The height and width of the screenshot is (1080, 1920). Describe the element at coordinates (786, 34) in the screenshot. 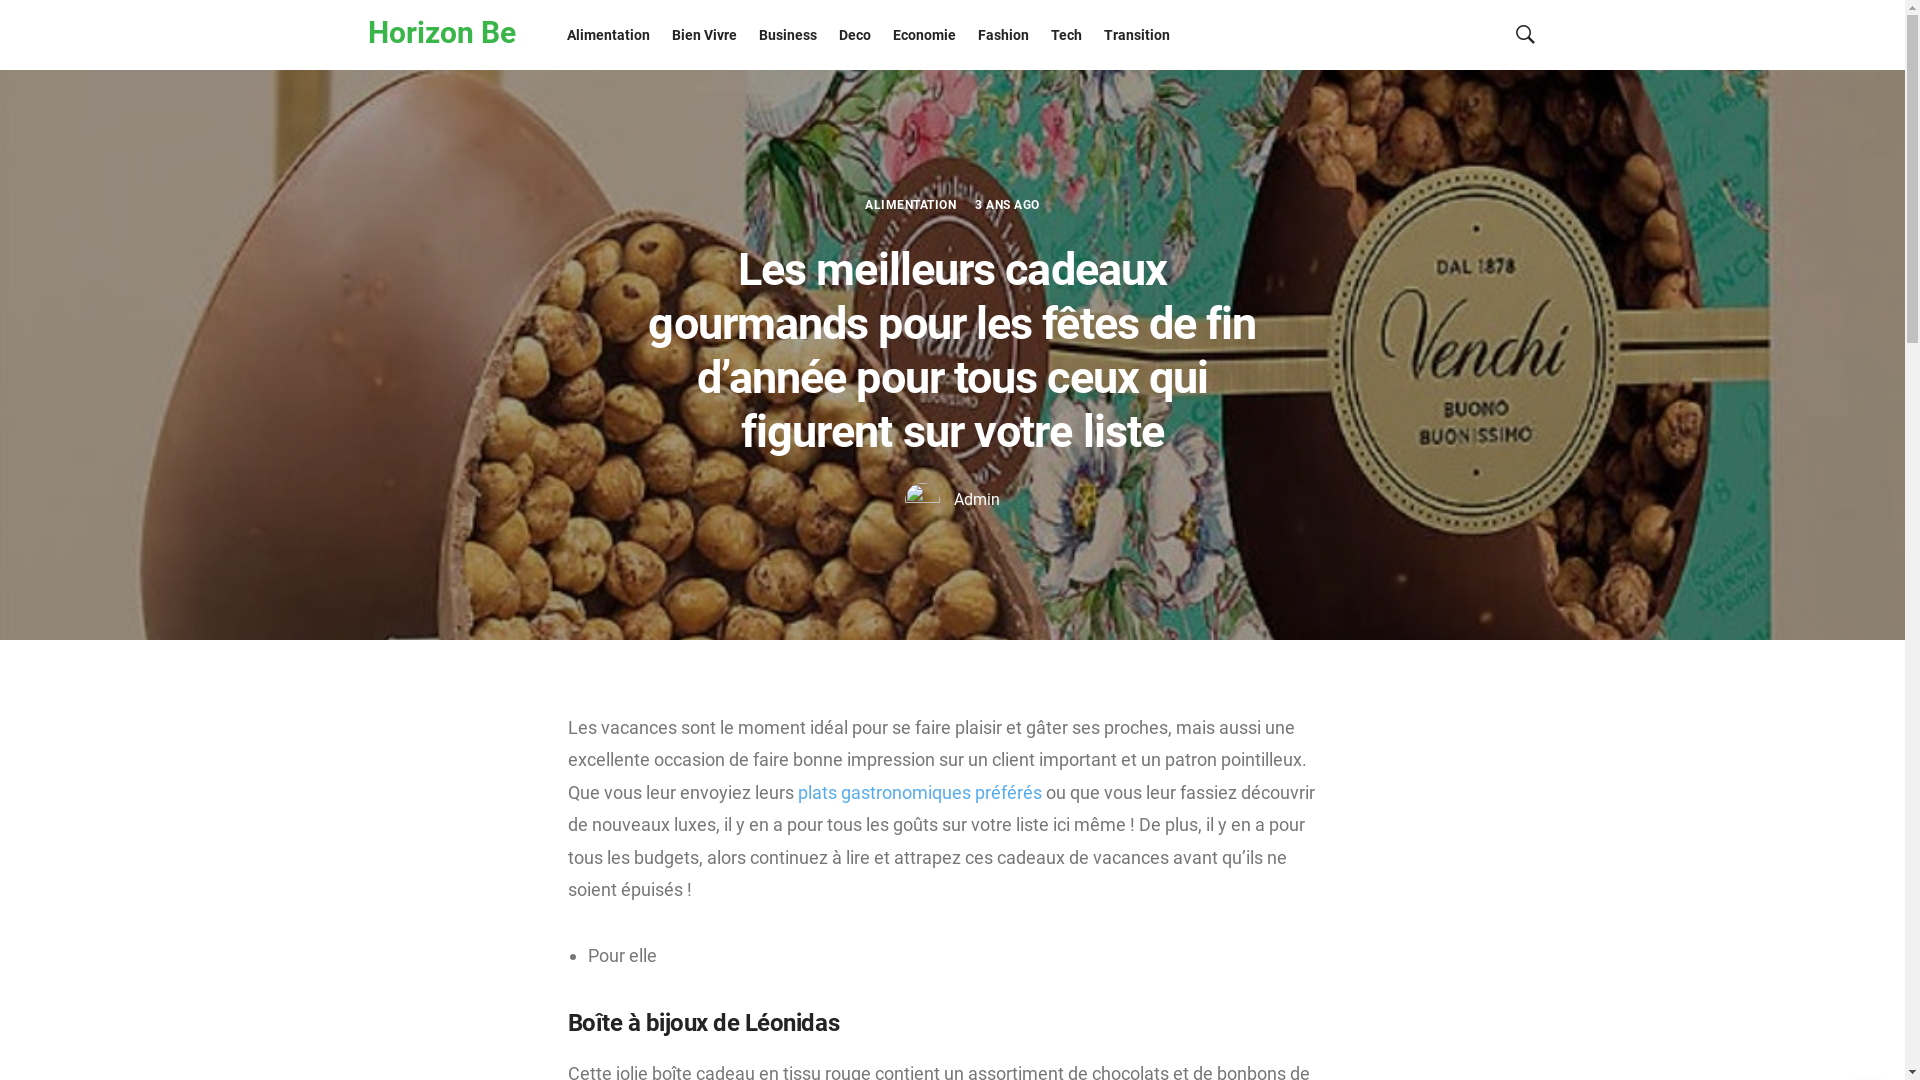

I see `'Business'` at that location.